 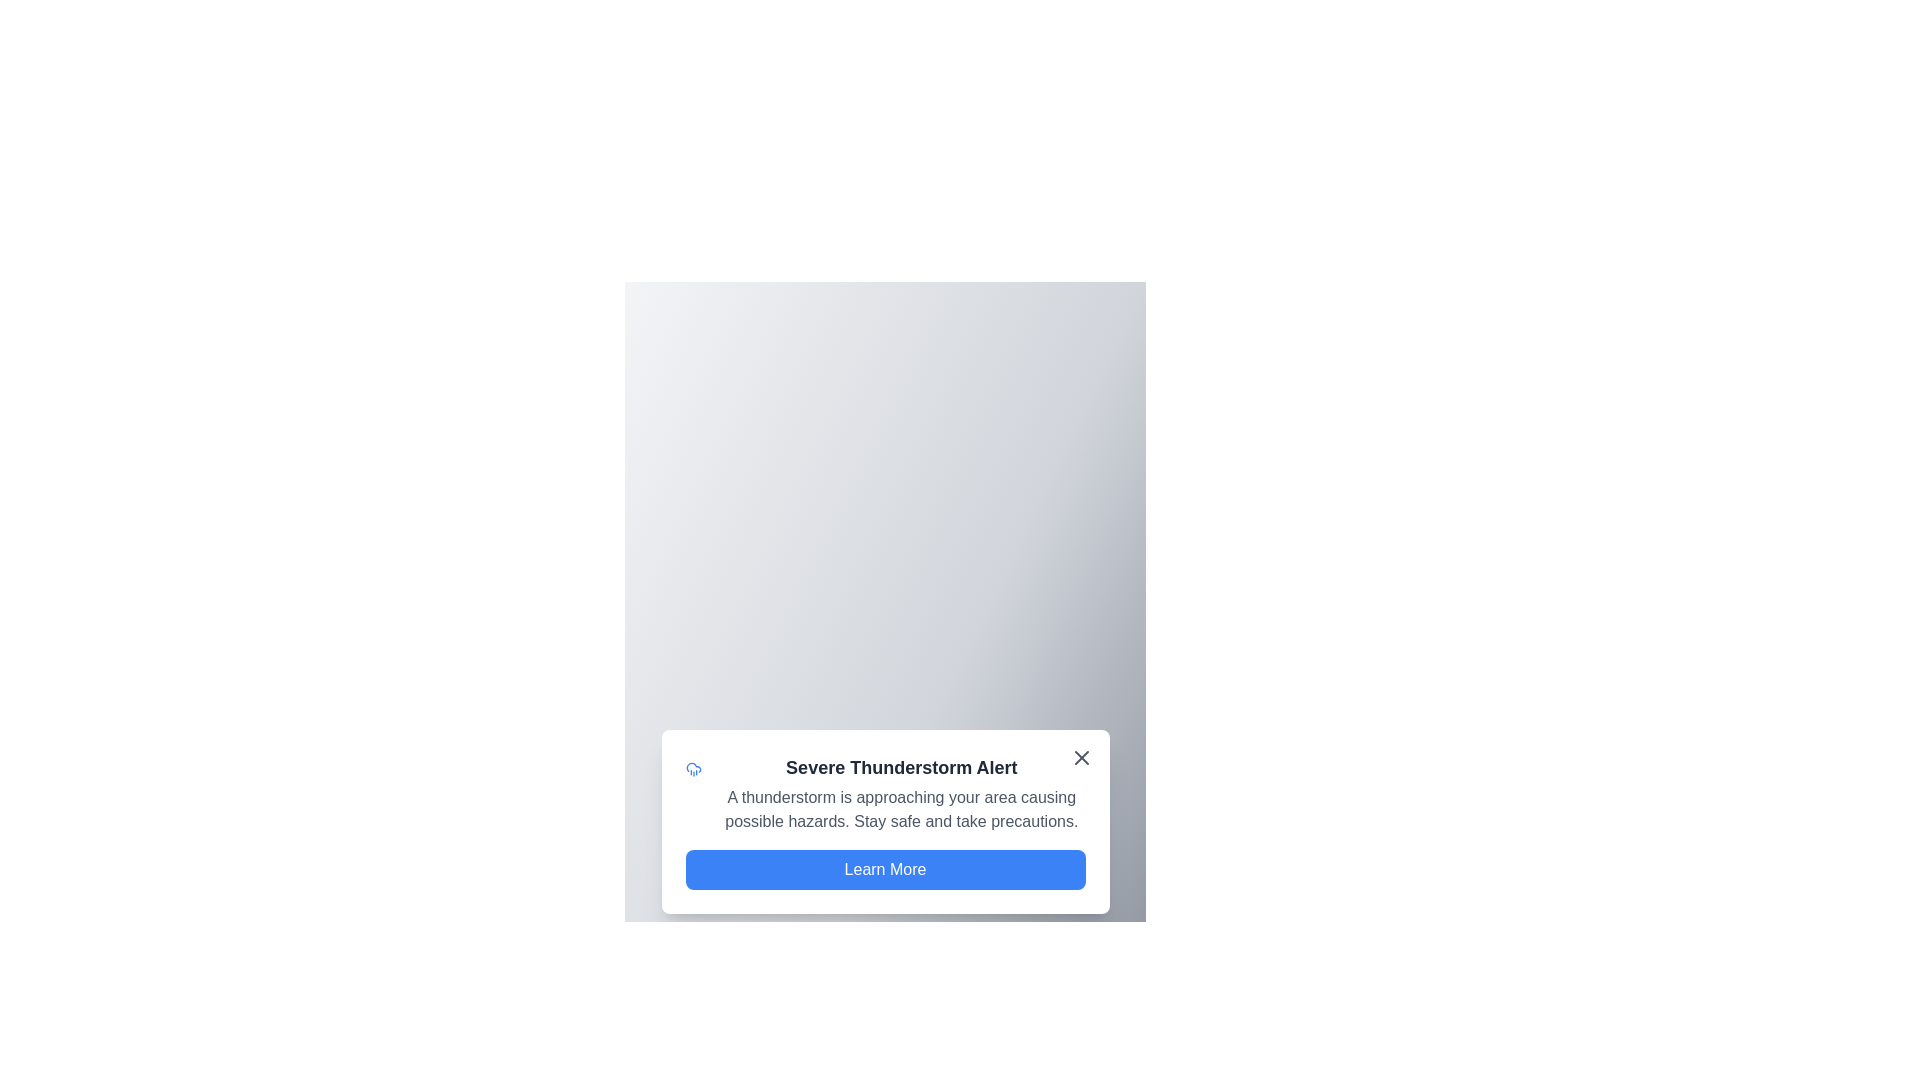 I want to click on the 'Learn More' button to access additional details about the alert, so click(x=884, y=869).